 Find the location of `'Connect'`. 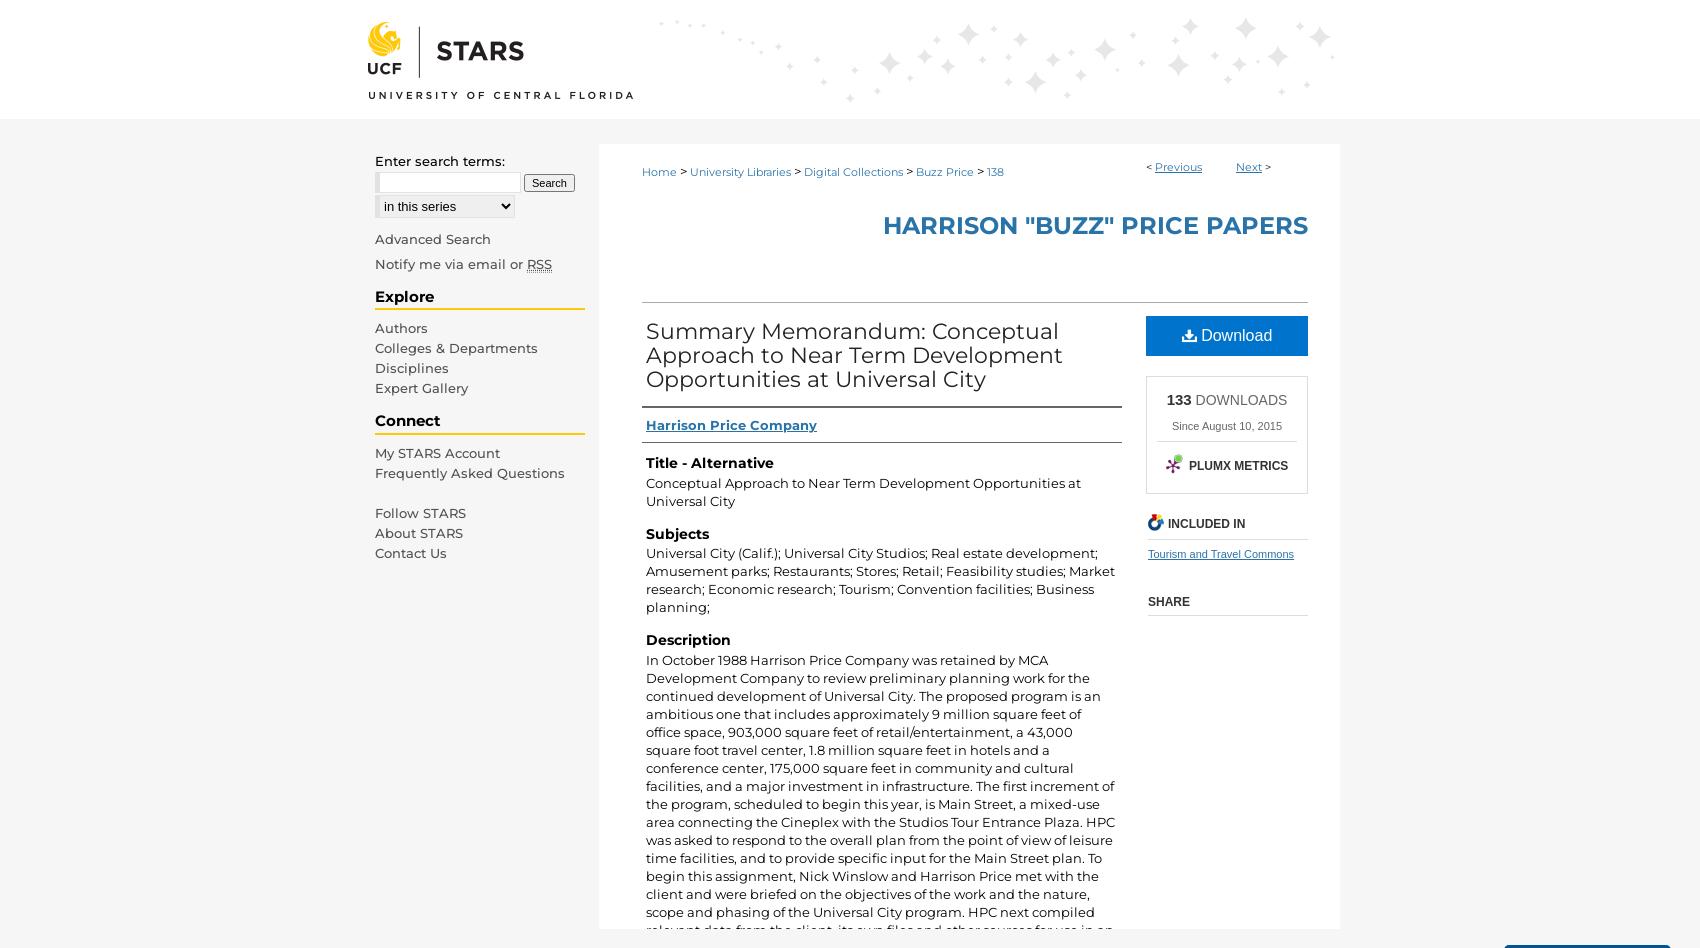

'Connect' is located at coordinates (407, 419).